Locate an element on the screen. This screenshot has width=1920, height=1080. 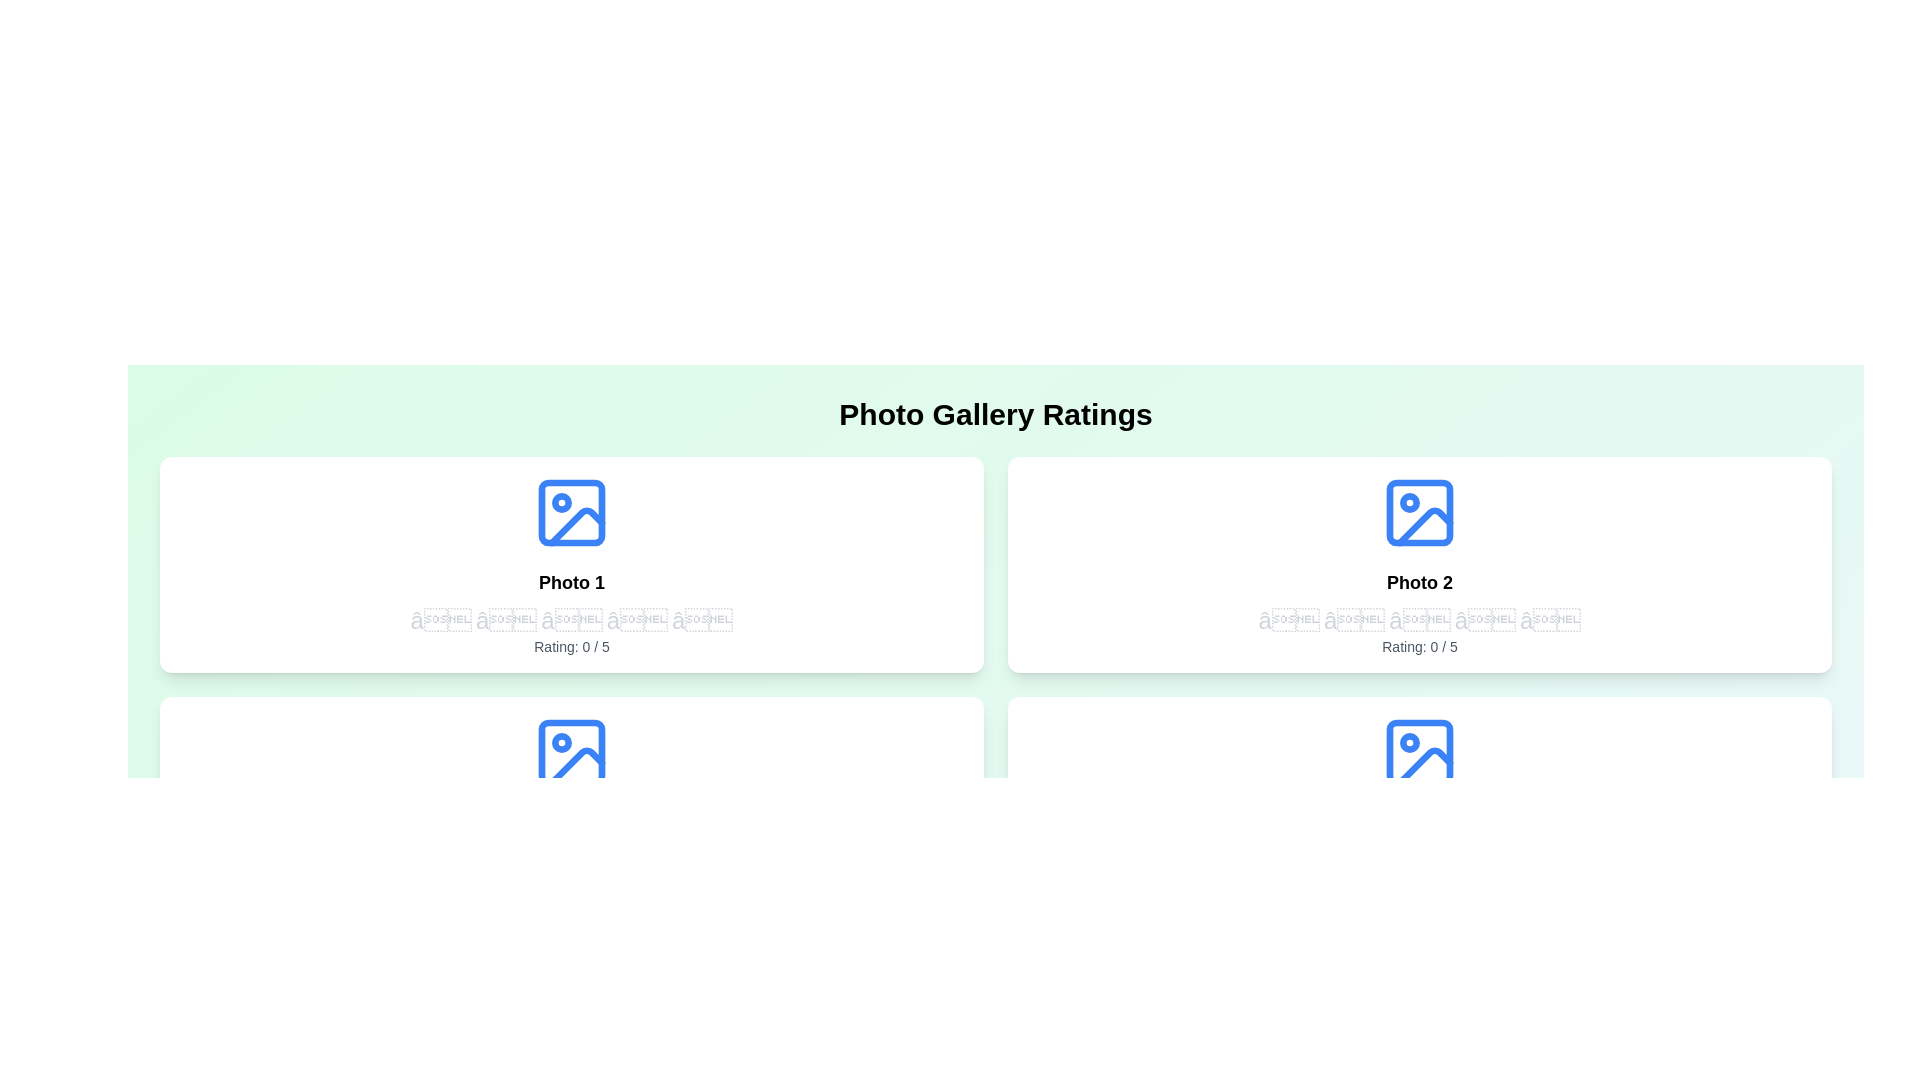
the rating of the first photo to 2 stars is located at coordinates (506, 620).